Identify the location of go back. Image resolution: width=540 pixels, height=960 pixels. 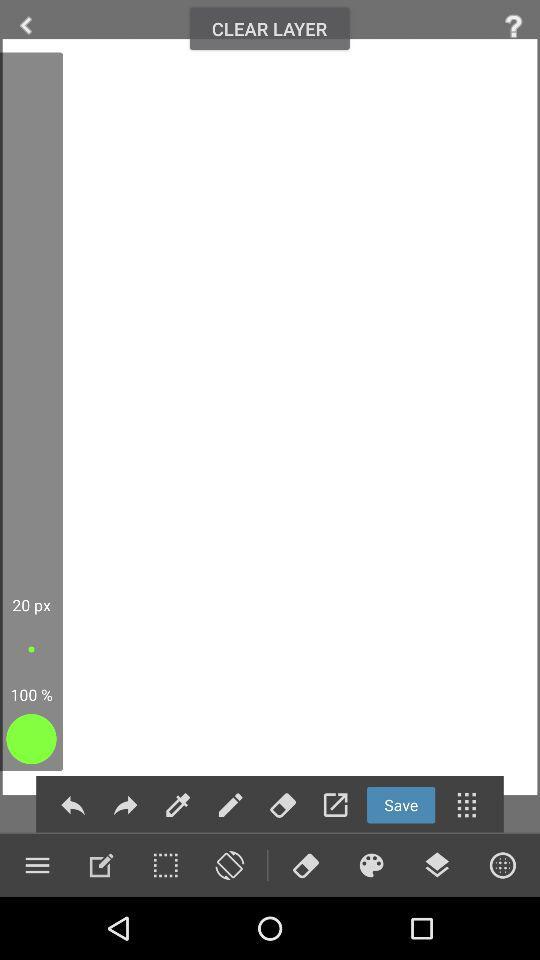
(72, 805).